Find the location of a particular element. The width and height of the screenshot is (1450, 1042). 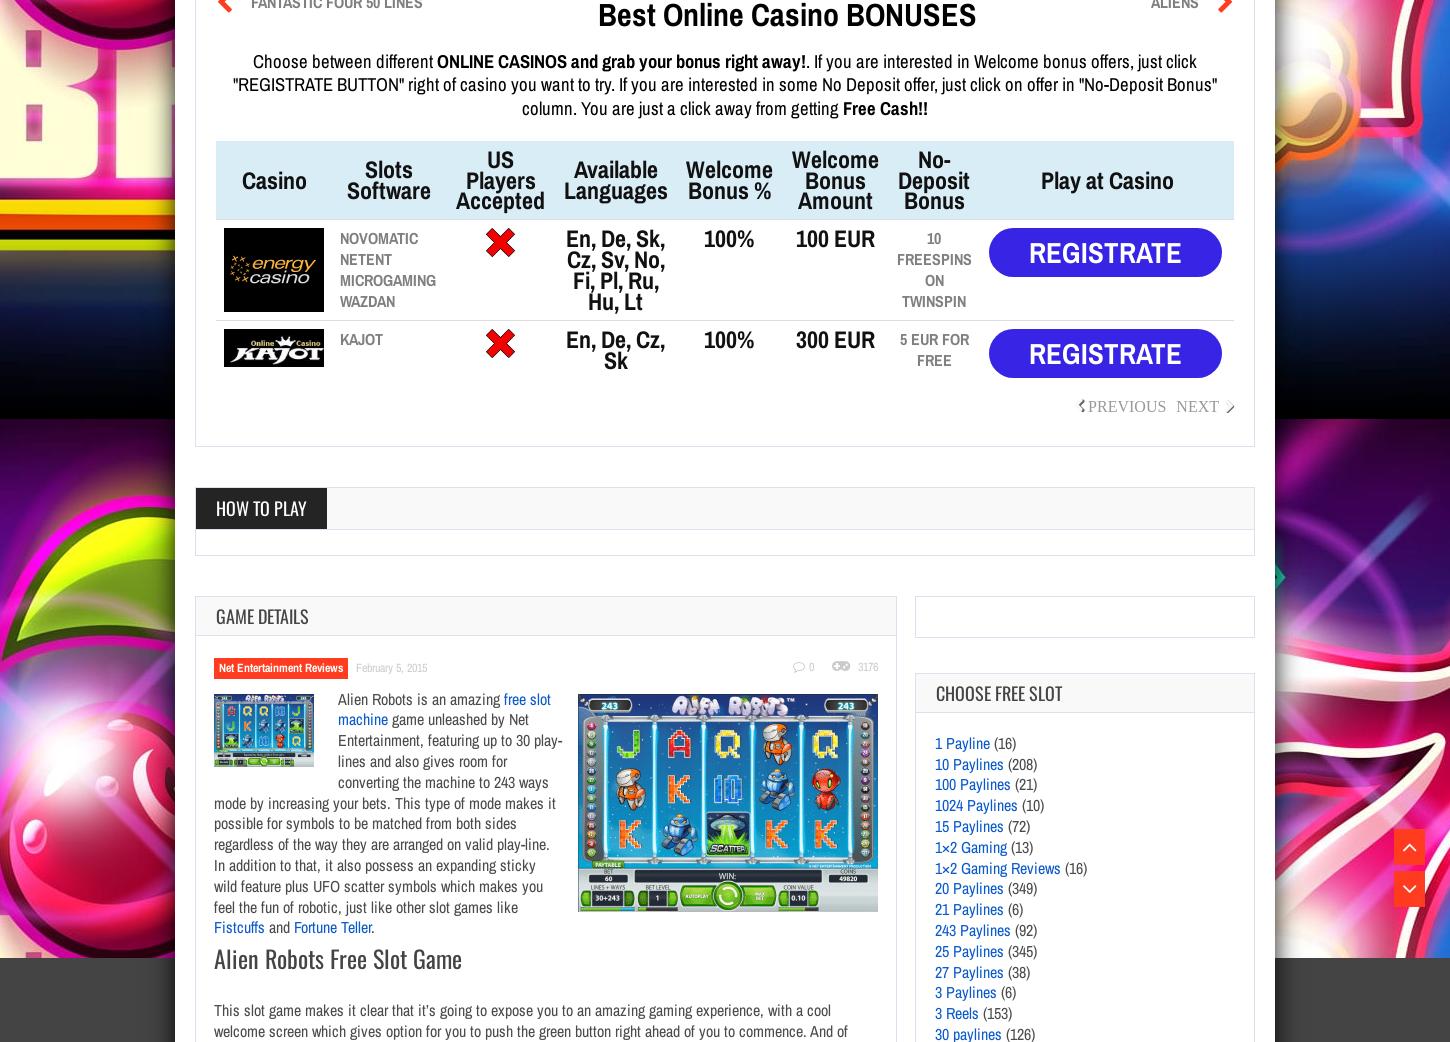

'Available Languages' is located at coordinates (613, 178).